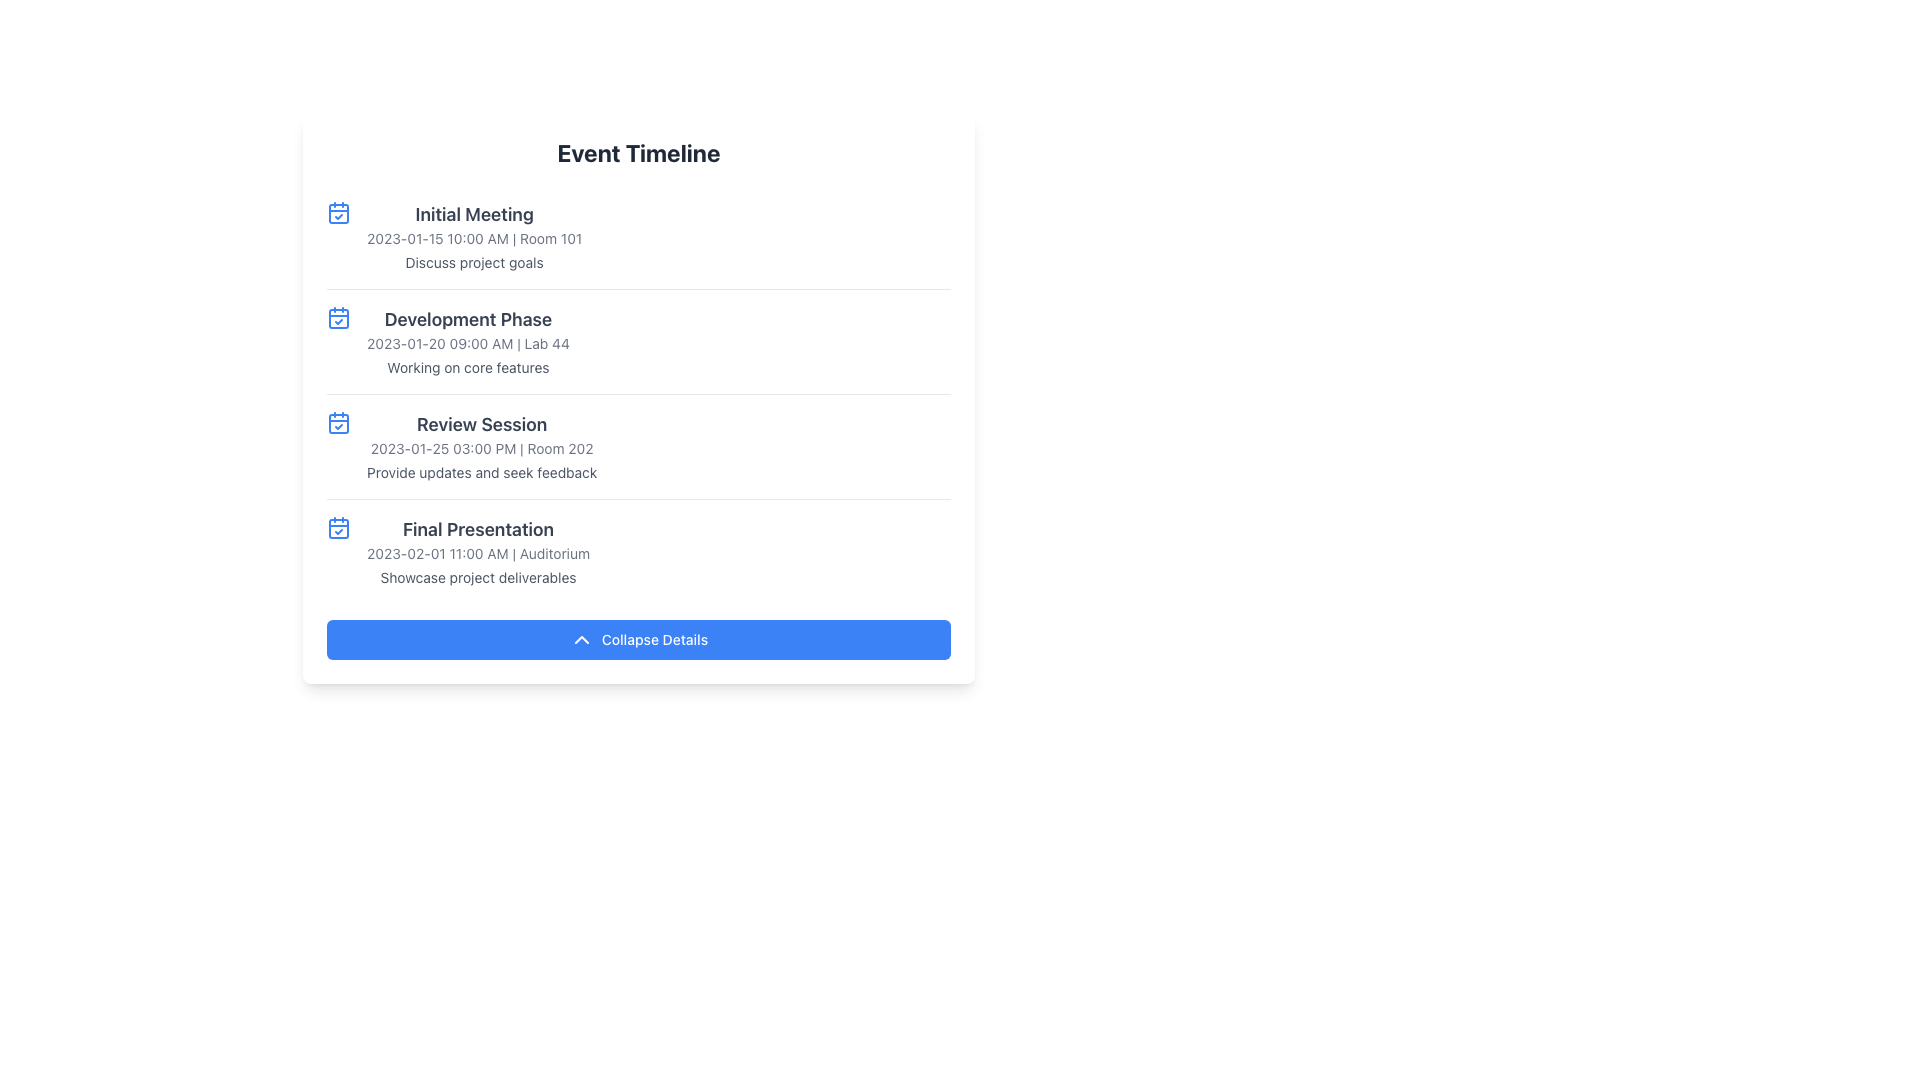 The width and height of the screenshot is (1920, 1080). Describe the element at coordinates (339, 422) in the screenshot. I see `the calendar icon with a checkmark in the 'Review Session' section of the 'Event Timeline' list, which is styled with a blue outline and white fill` at that location.